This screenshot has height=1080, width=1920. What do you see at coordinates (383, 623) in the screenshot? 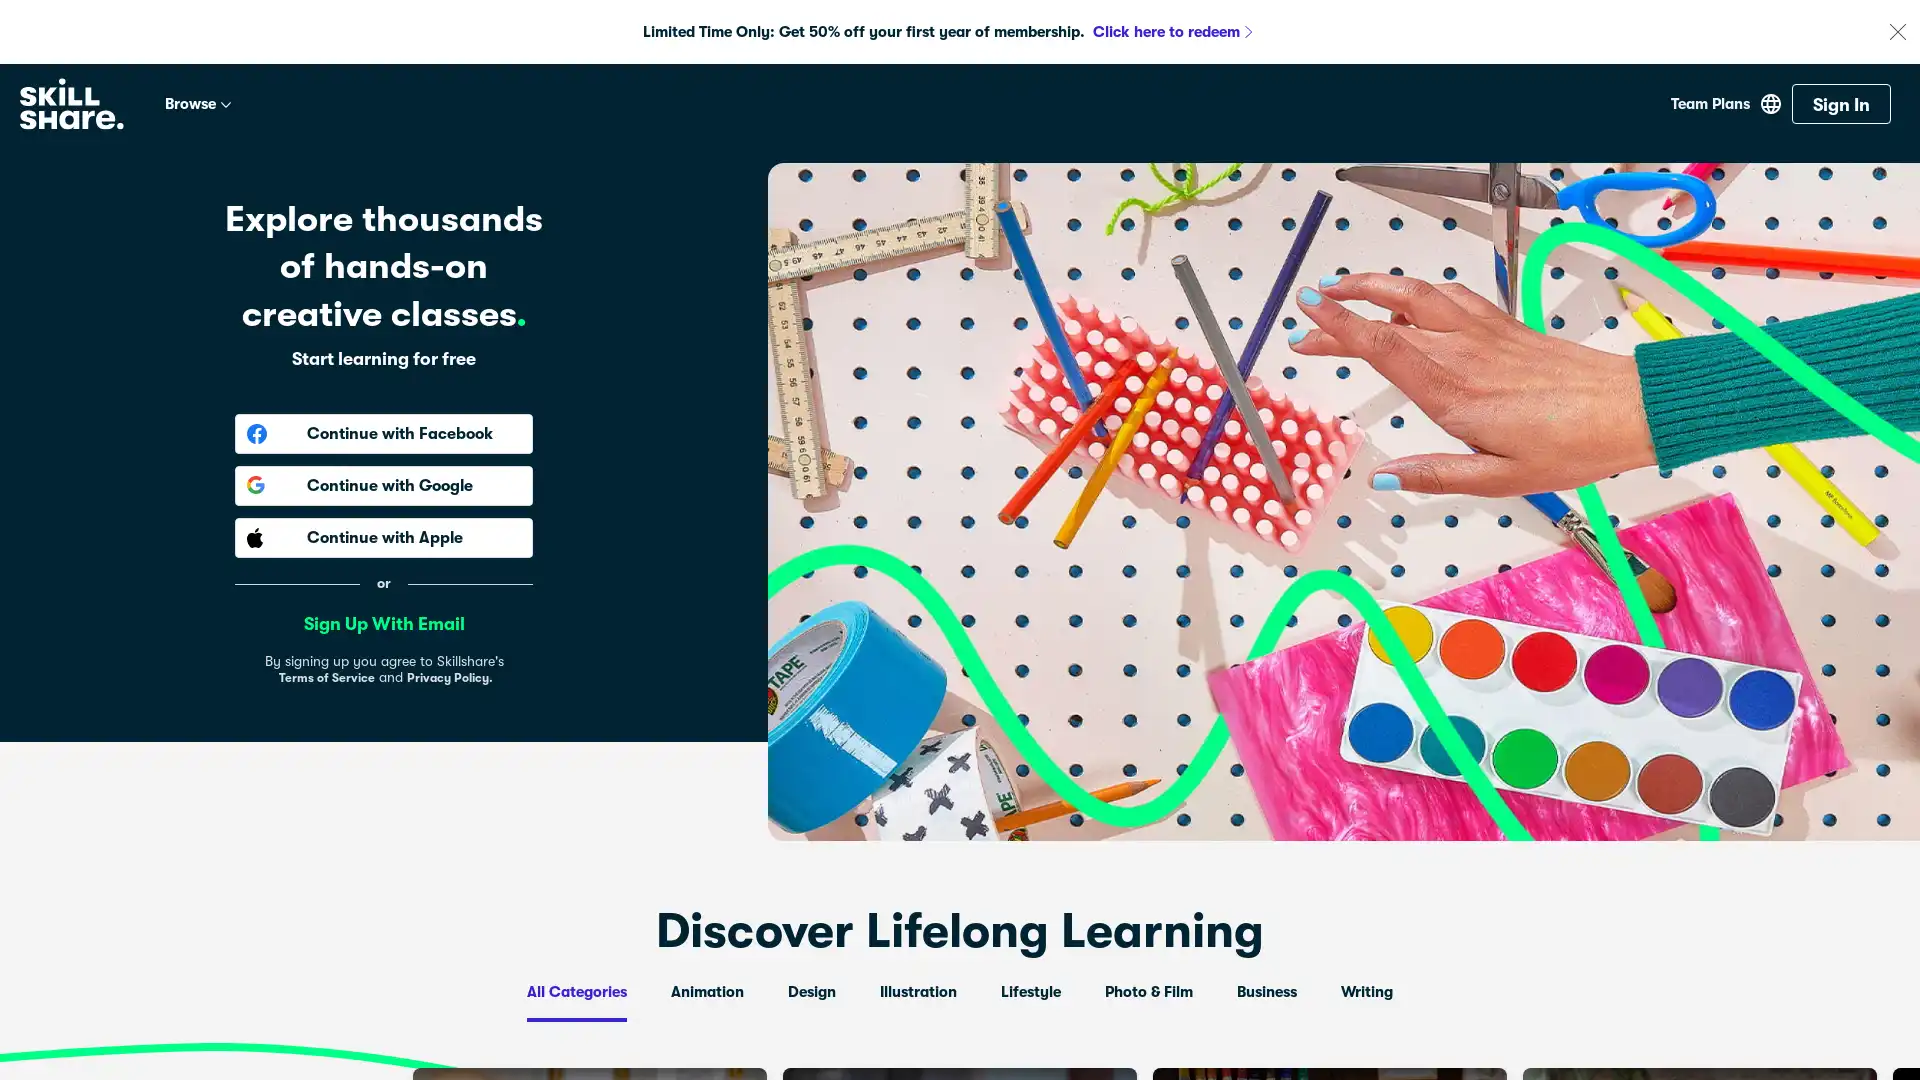
I see `Sign Up With Email` at bounding box center [383, 623].